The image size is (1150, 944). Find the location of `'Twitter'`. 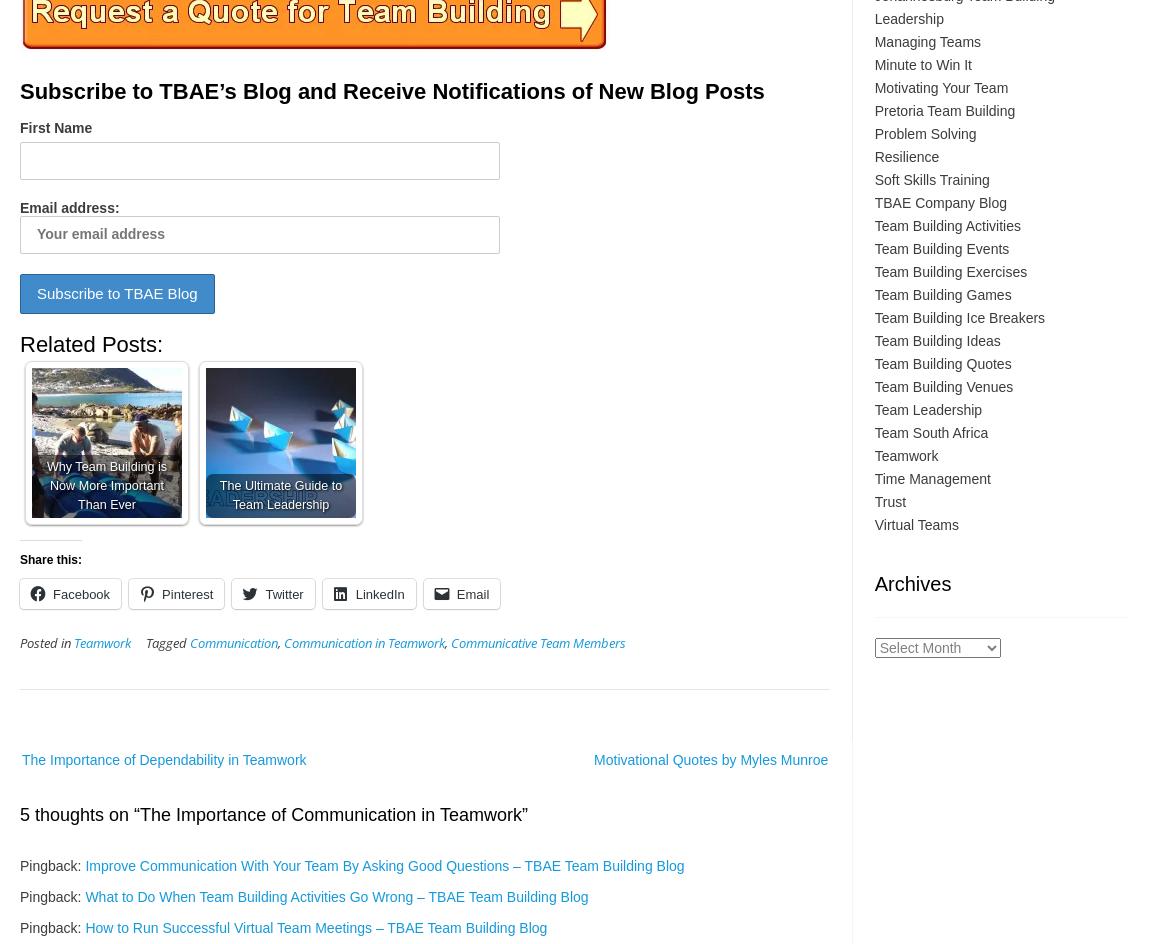

'Twitter' is located at coordinates (263, 593).